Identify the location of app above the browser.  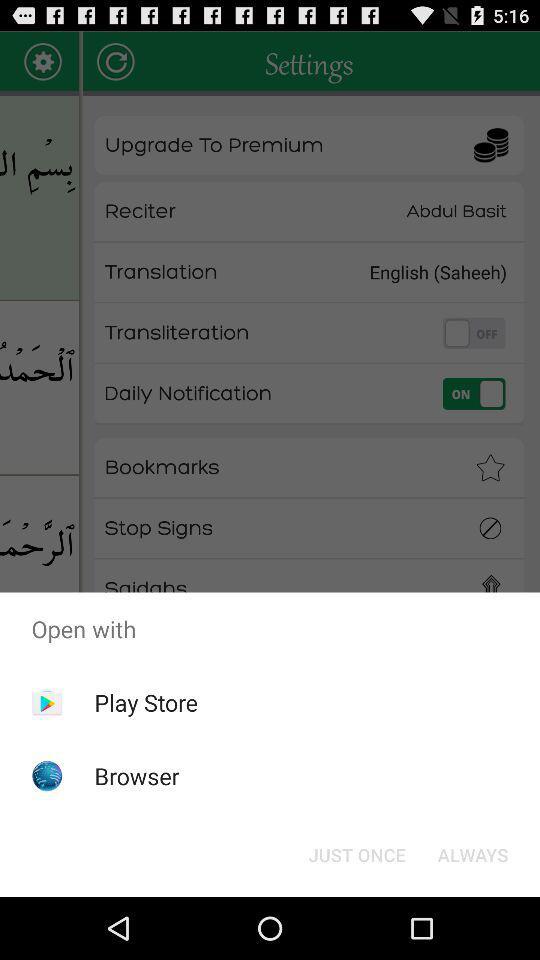
(145, 702).